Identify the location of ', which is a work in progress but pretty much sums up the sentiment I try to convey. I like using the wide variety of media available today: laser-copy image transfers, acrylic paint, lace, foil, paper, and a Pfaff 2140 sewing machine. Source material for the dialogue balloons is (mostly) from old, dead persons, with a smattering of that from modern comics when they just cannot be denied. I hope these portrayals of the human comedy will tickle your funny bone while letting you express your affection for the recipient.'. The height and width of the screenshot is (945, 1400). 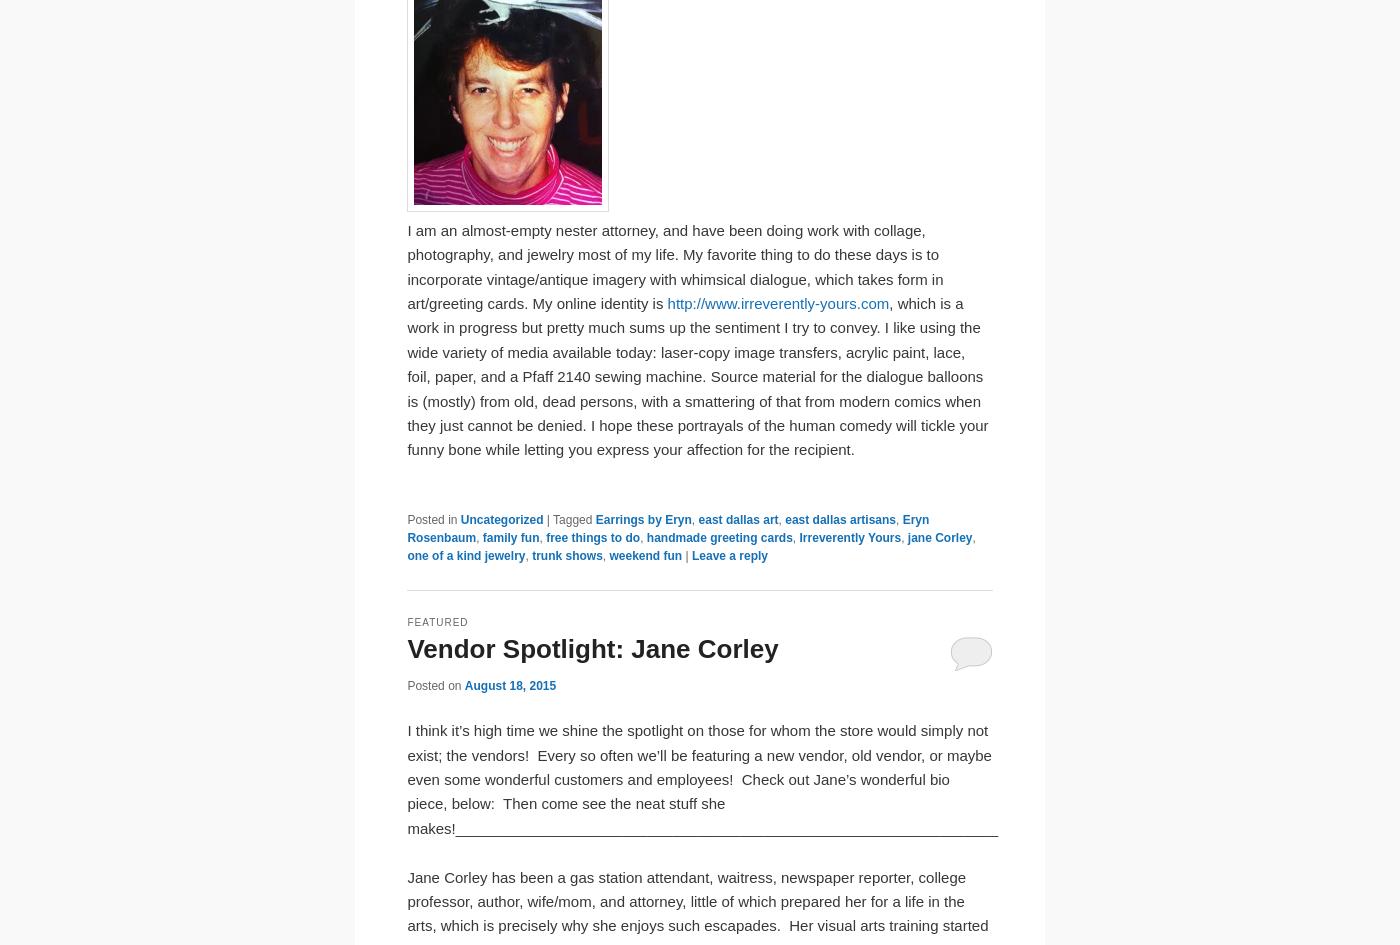
(697, 375).